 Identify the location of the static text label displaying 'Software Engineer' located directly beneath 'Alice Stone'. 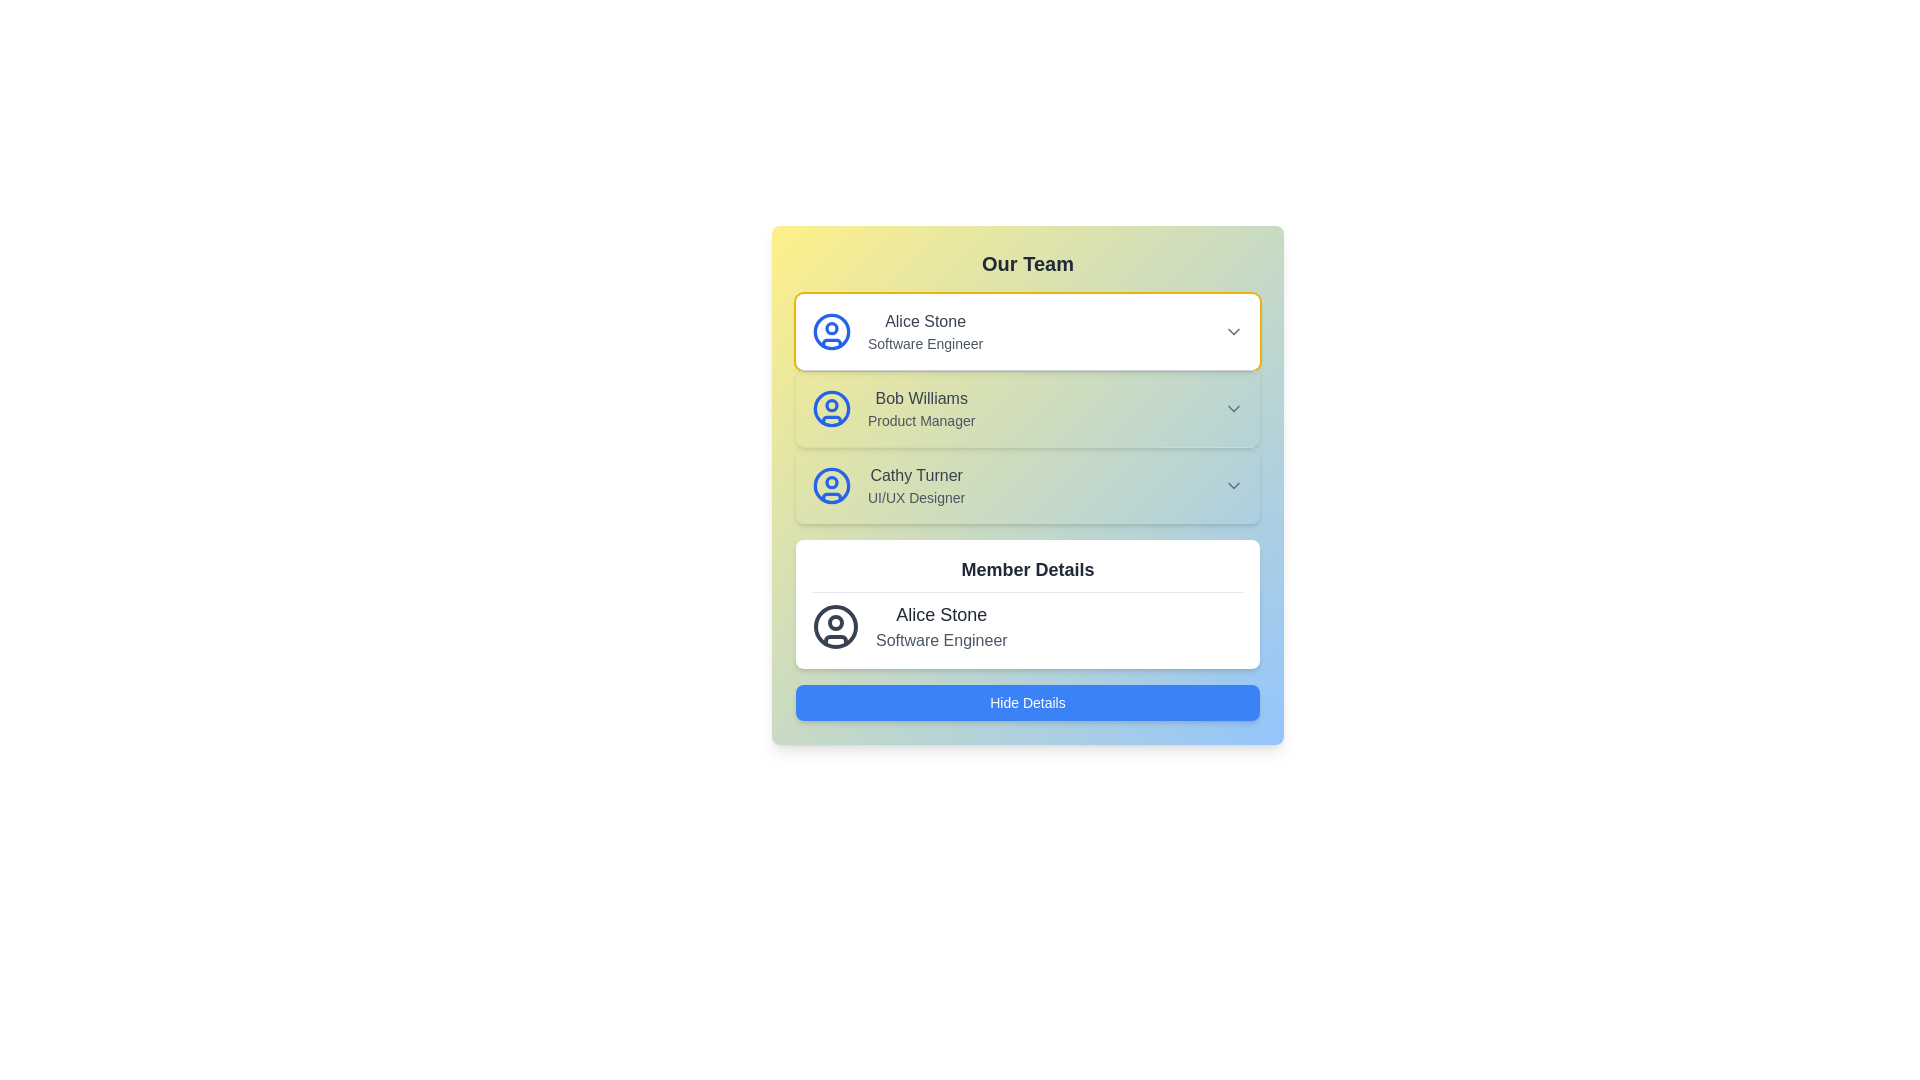
(924, 342).